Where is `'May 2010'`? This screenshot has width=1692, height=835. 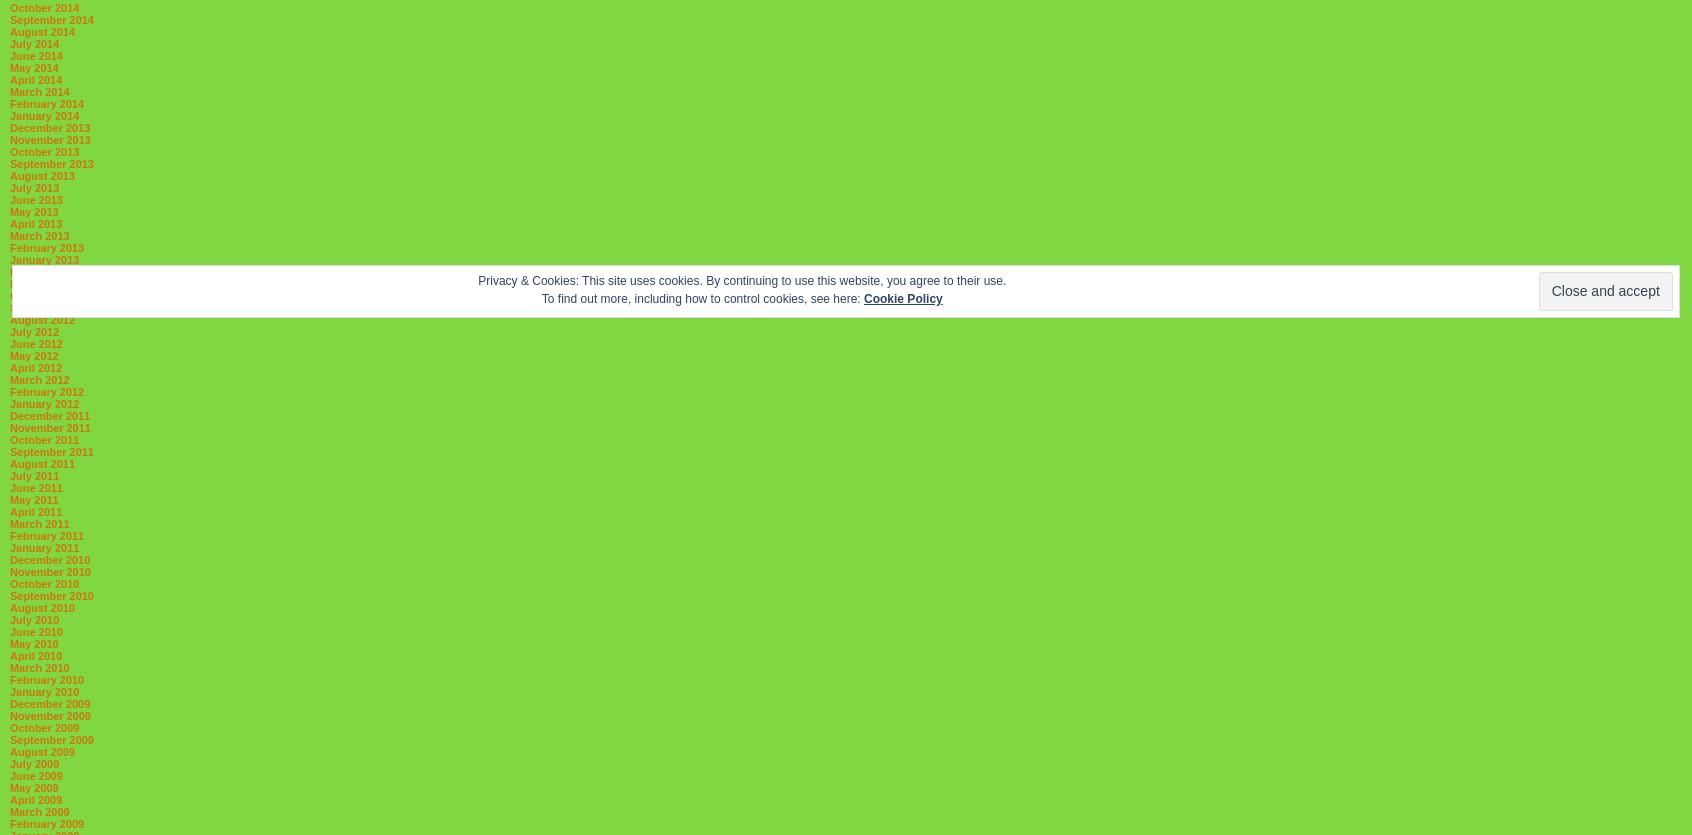
'May 2010' is located at coordinates (33, 643).